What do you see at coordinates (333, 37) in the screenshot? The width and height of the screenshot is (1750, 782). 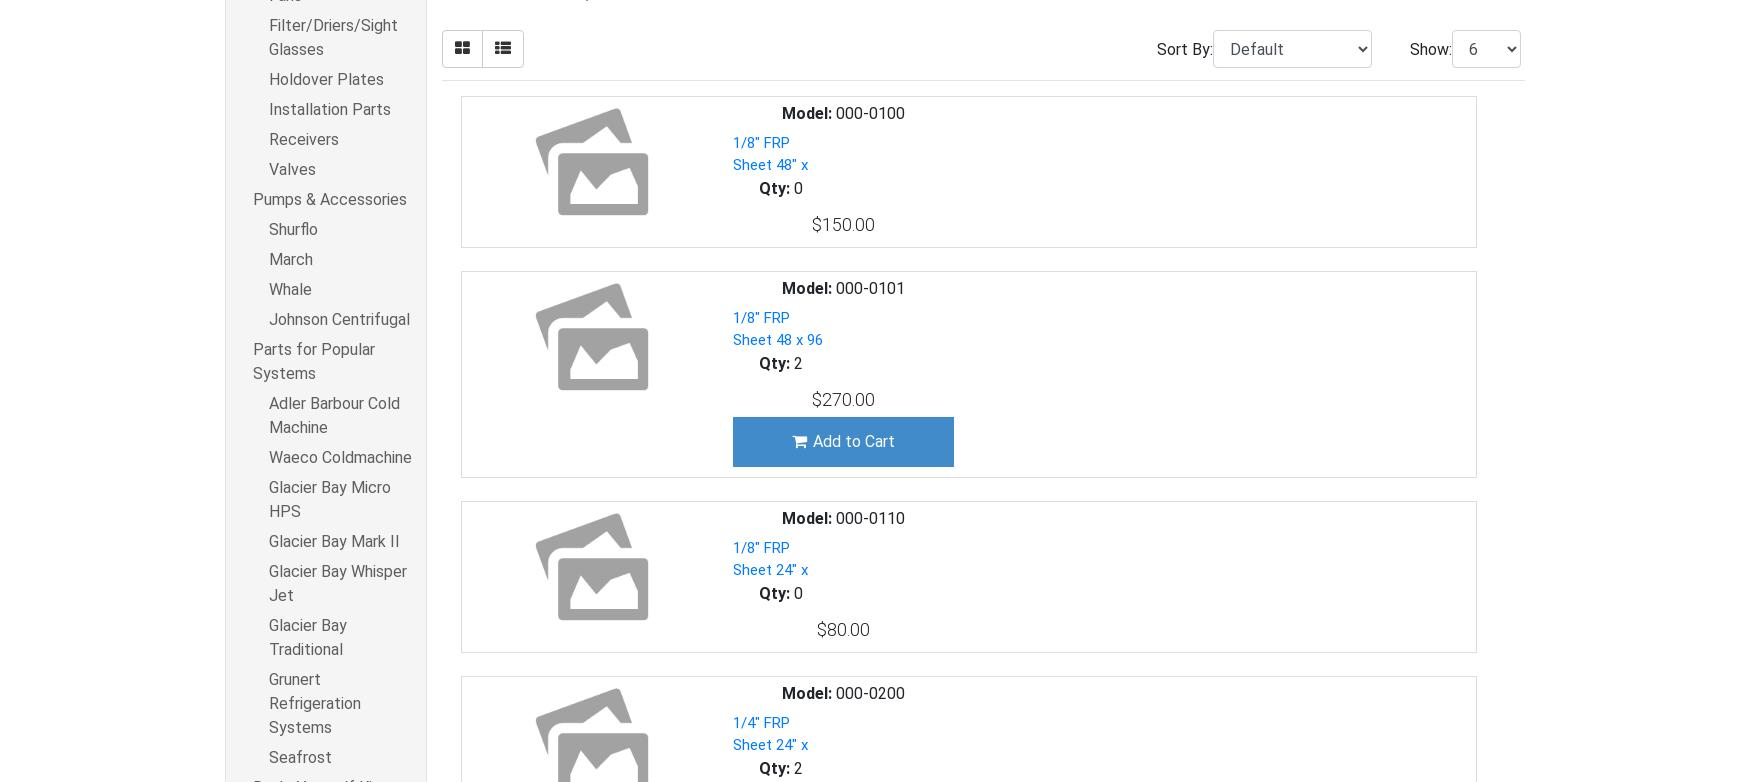 I see `'Filter/Driers/Sight Glasses'` at bounding box center [333, 37].